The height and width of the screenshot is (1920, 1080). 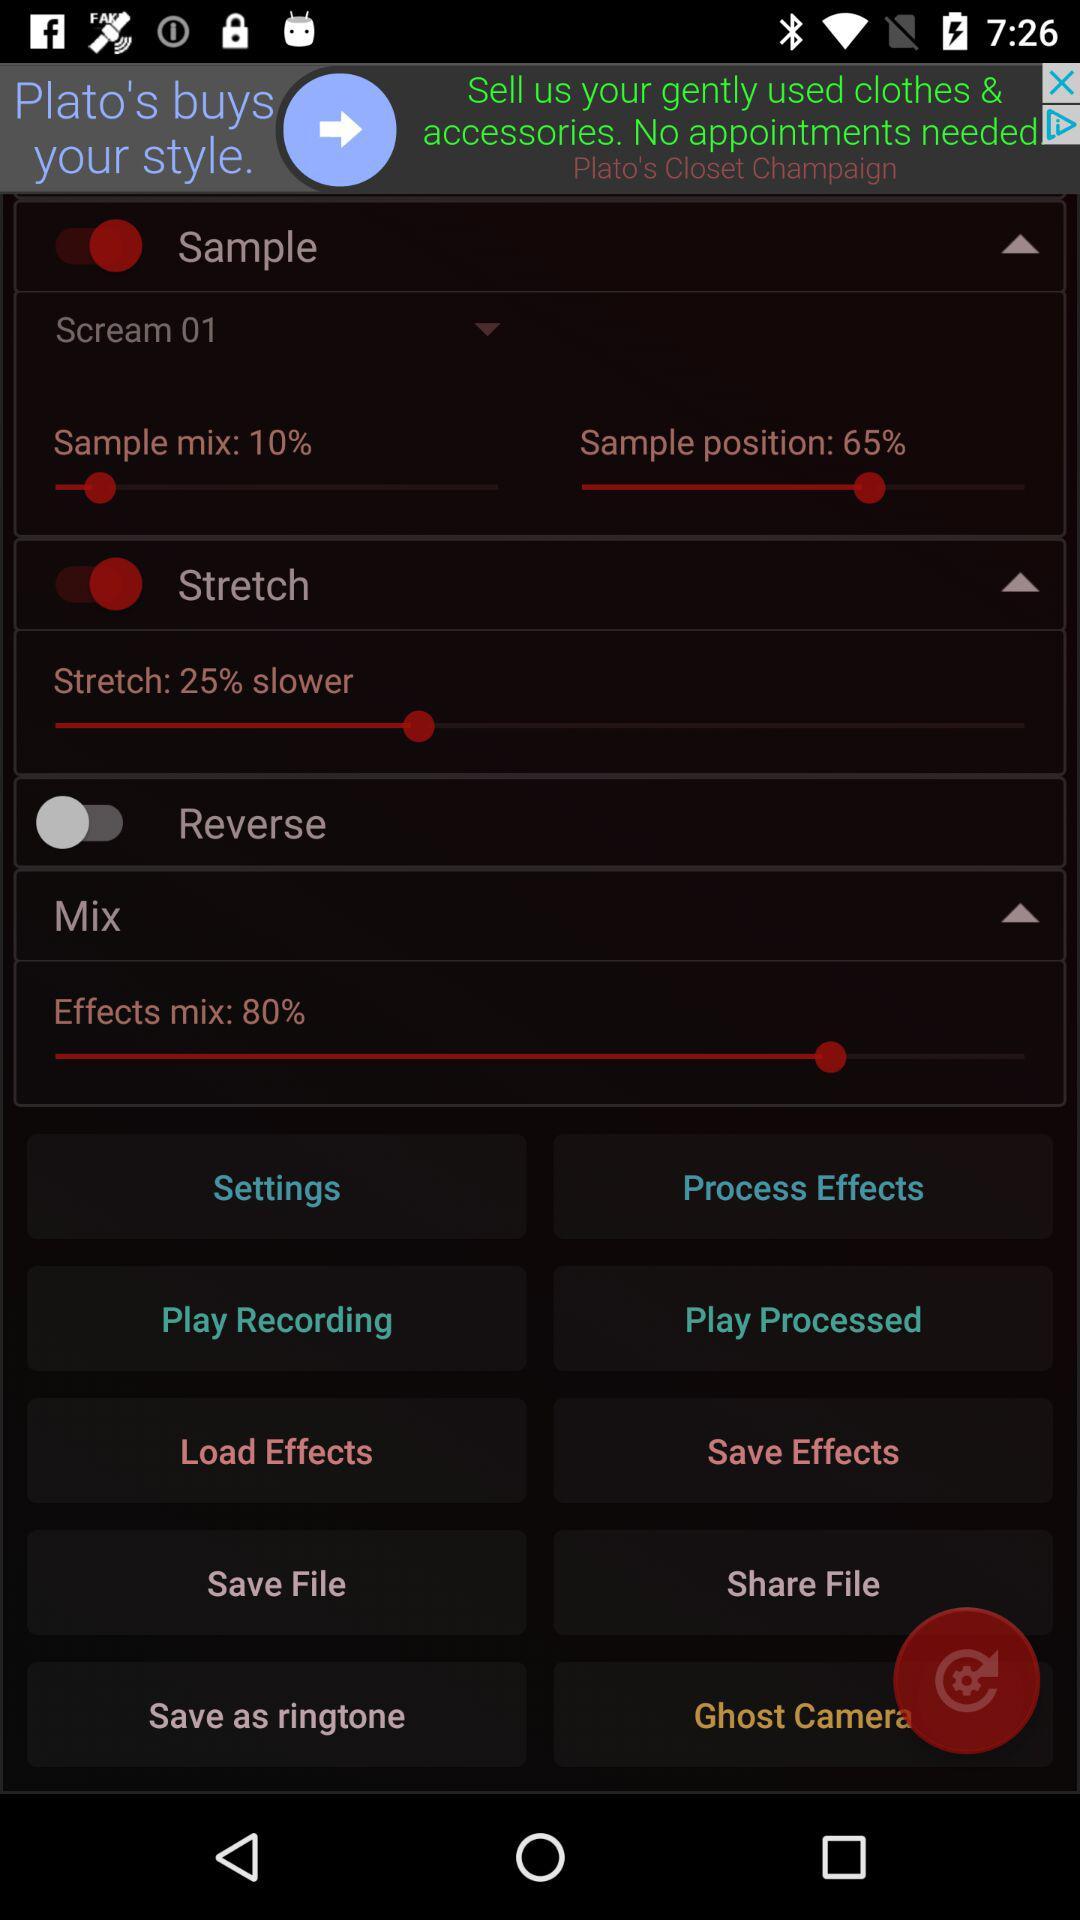 I want to click on rotate, so click(x=965, y=1680).